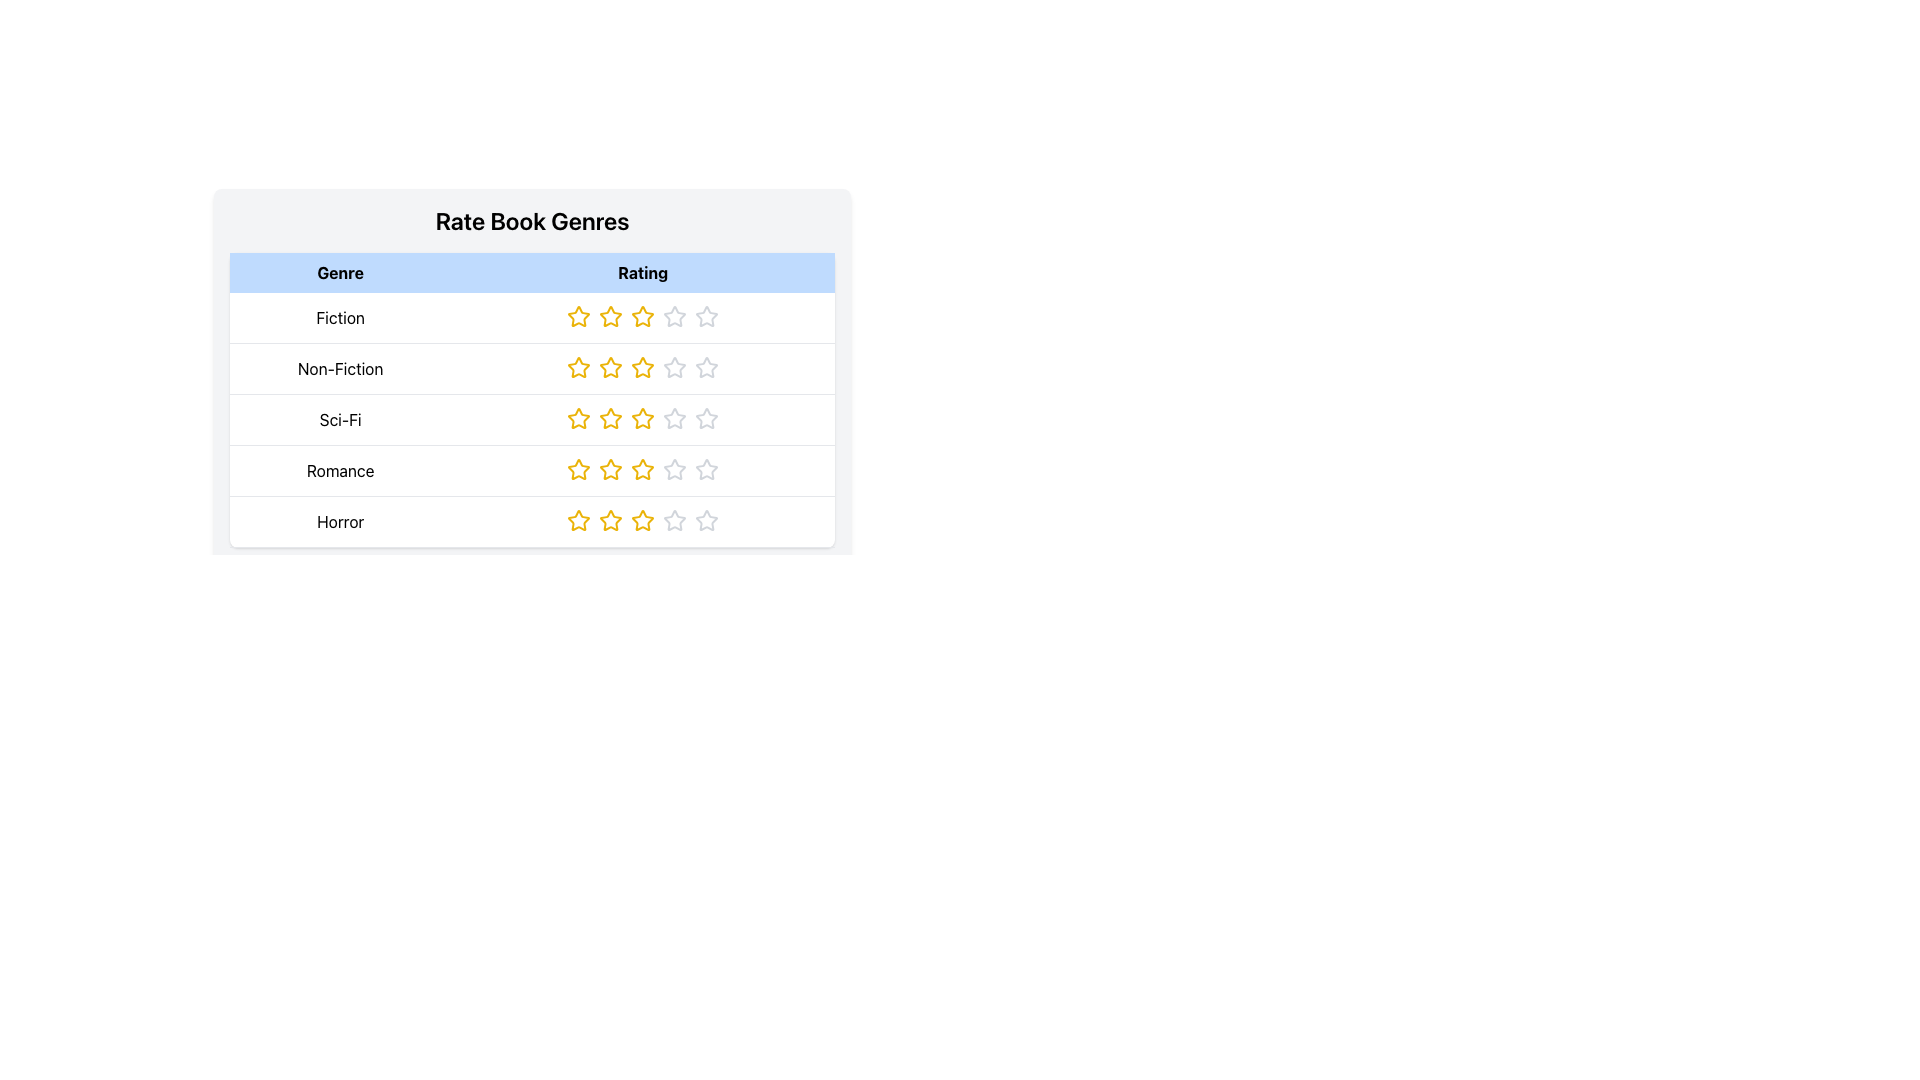 The image size is (1920, 1080). Describe the element at coordinates (643, 519) in the screenshot. I see `the third interactive star icon for rating in the 'Horror' row of the 'Rate Book Genres' table` at that location.